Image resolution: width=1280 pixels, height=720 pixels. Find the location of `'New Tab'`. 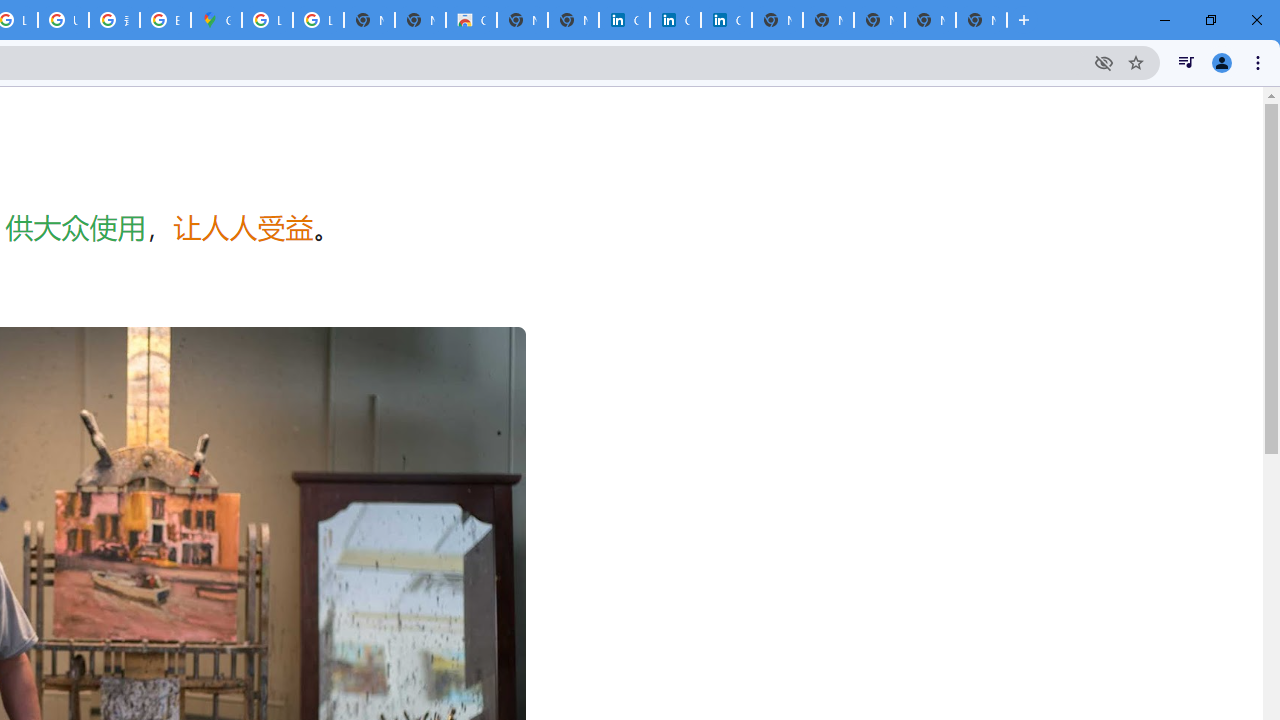

'New Tab' is located at coordinates (981, 20).